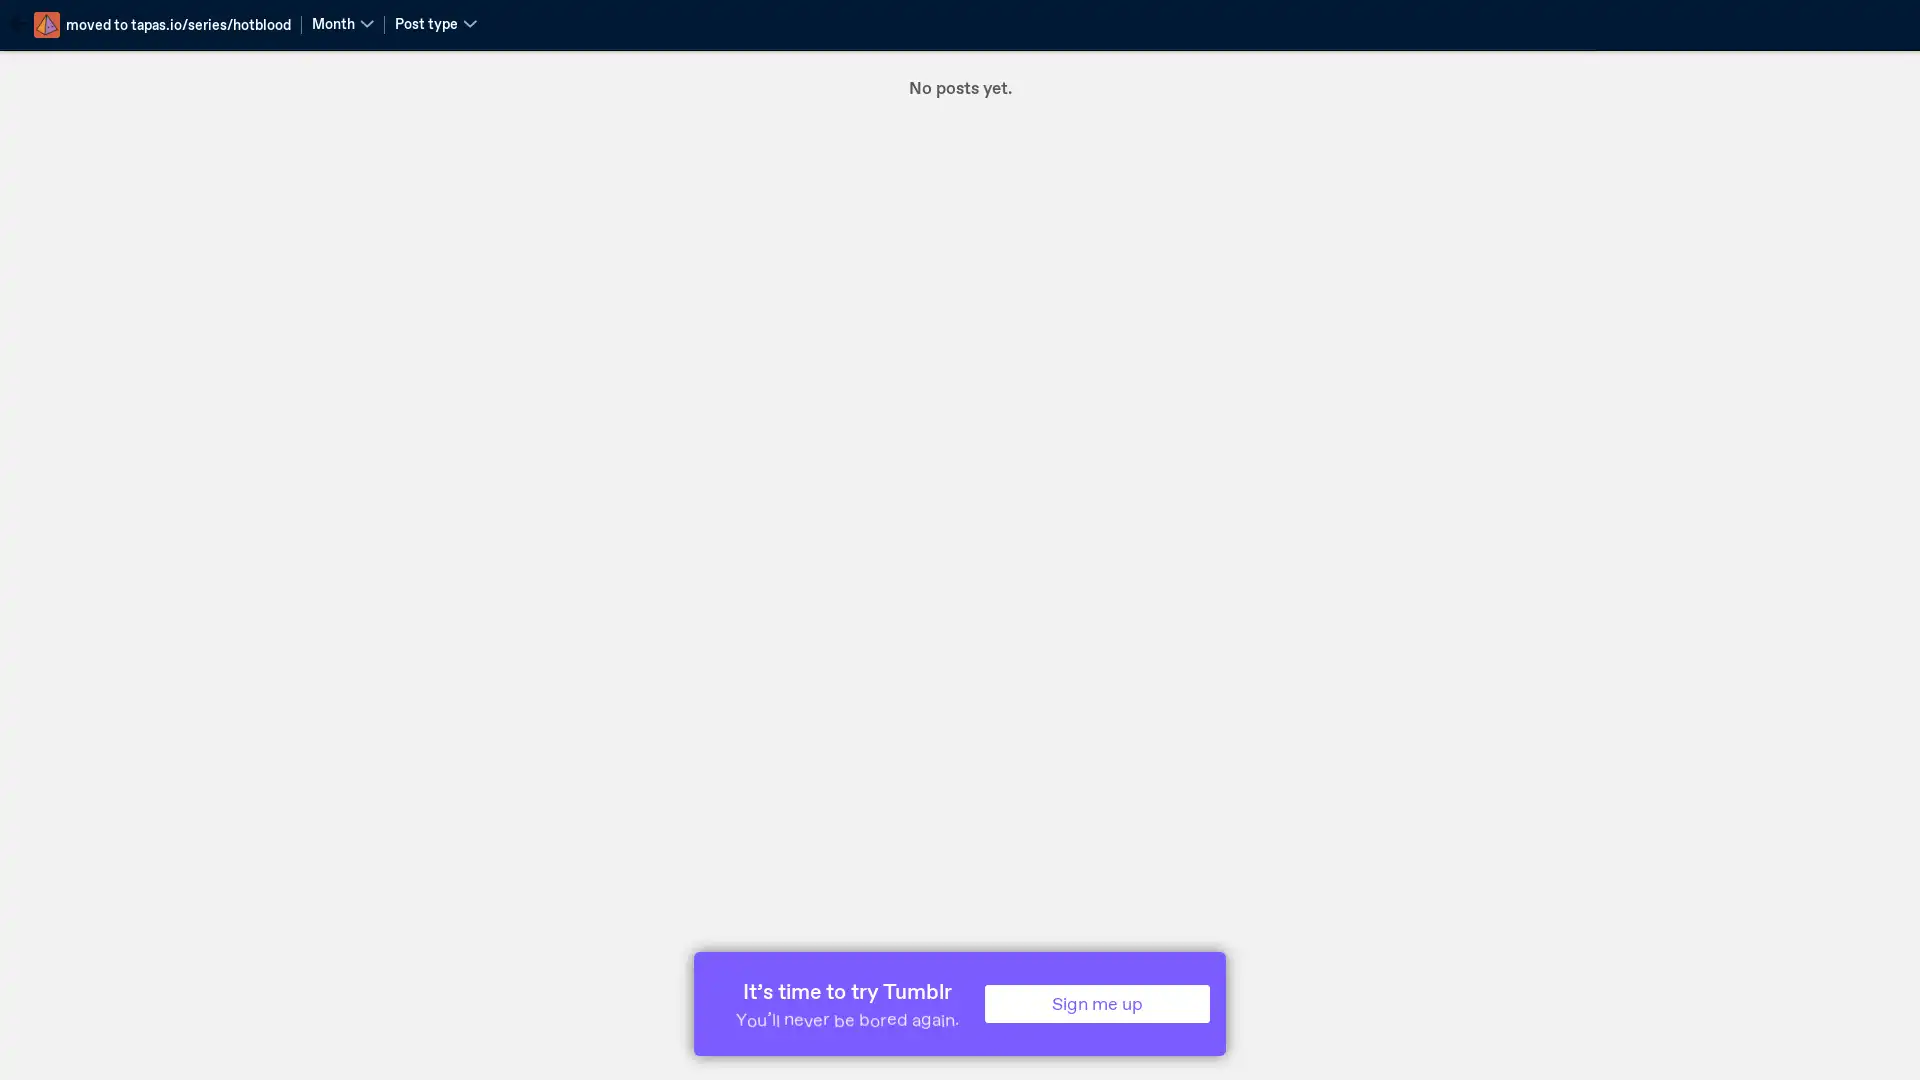 Image resolution: width=1920 pixels, height=1080 pixels. What do you see at coordinates (435, 23) in the screenshot?
I see `Post type` at bounding box center [435, 23].